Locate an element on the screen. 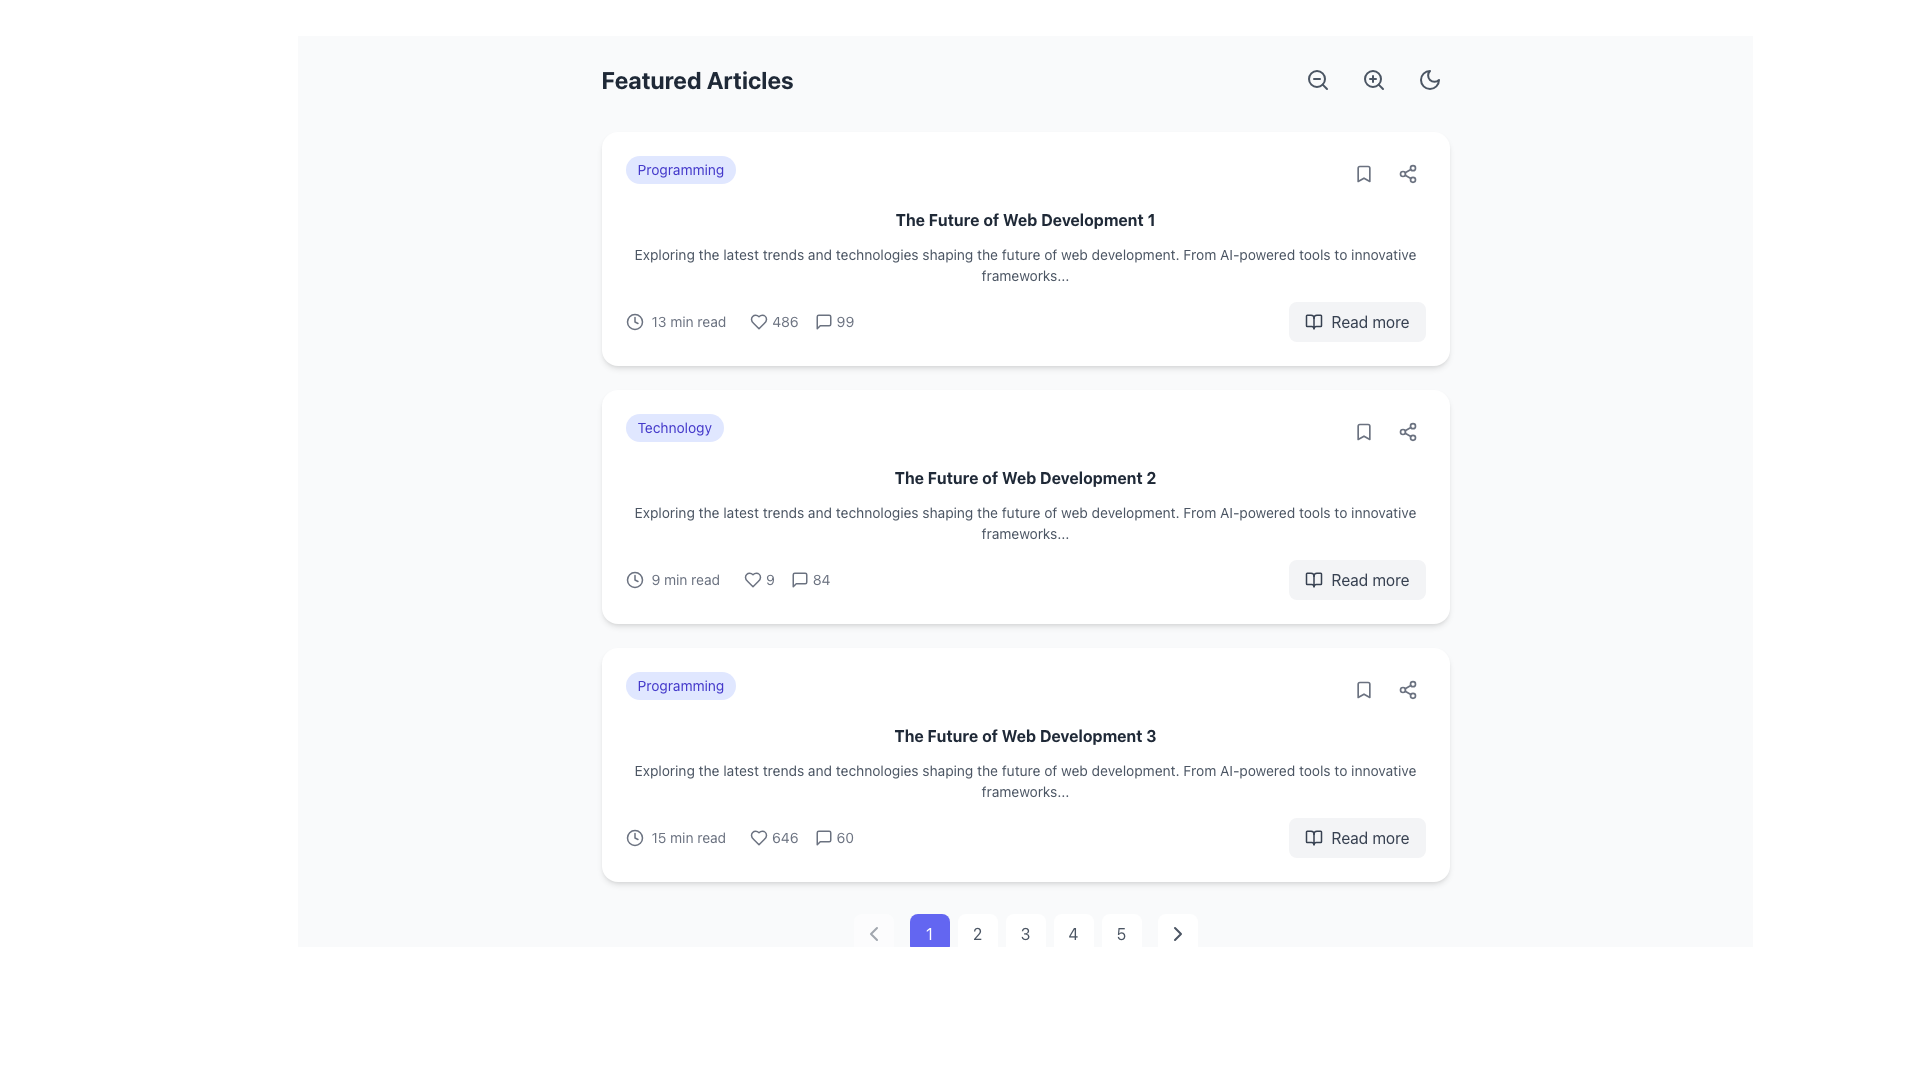  the circular gray magnifying glass icon with a minus sign inside, located in the top-right corner of the interface is located at coordinates (1317, 79).